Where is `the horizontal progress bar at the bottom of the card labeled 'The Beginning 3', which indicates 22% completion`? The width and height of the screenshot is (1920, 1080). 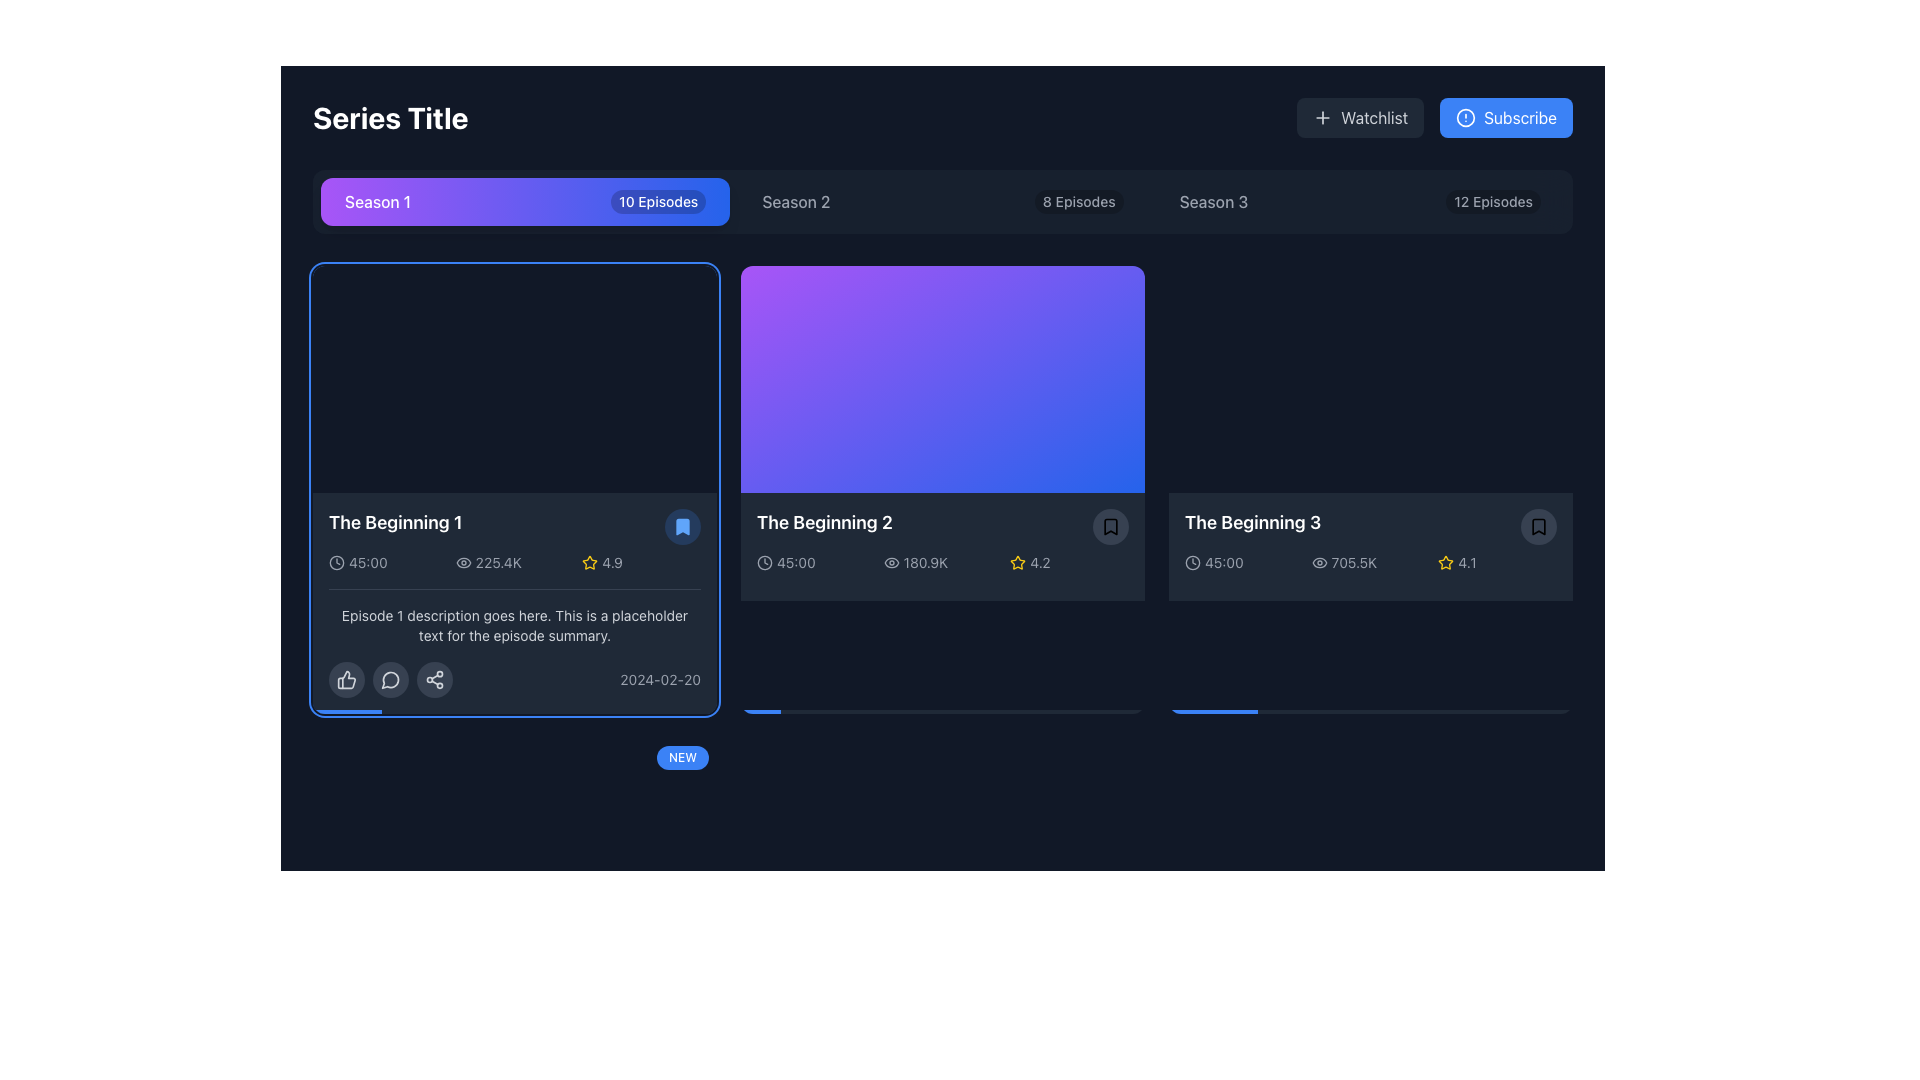 the horizontal progress bar at the bottom of the card labeled 'The Beginning 3', which indicates 22% completion is located at coordinates (1370, 711).